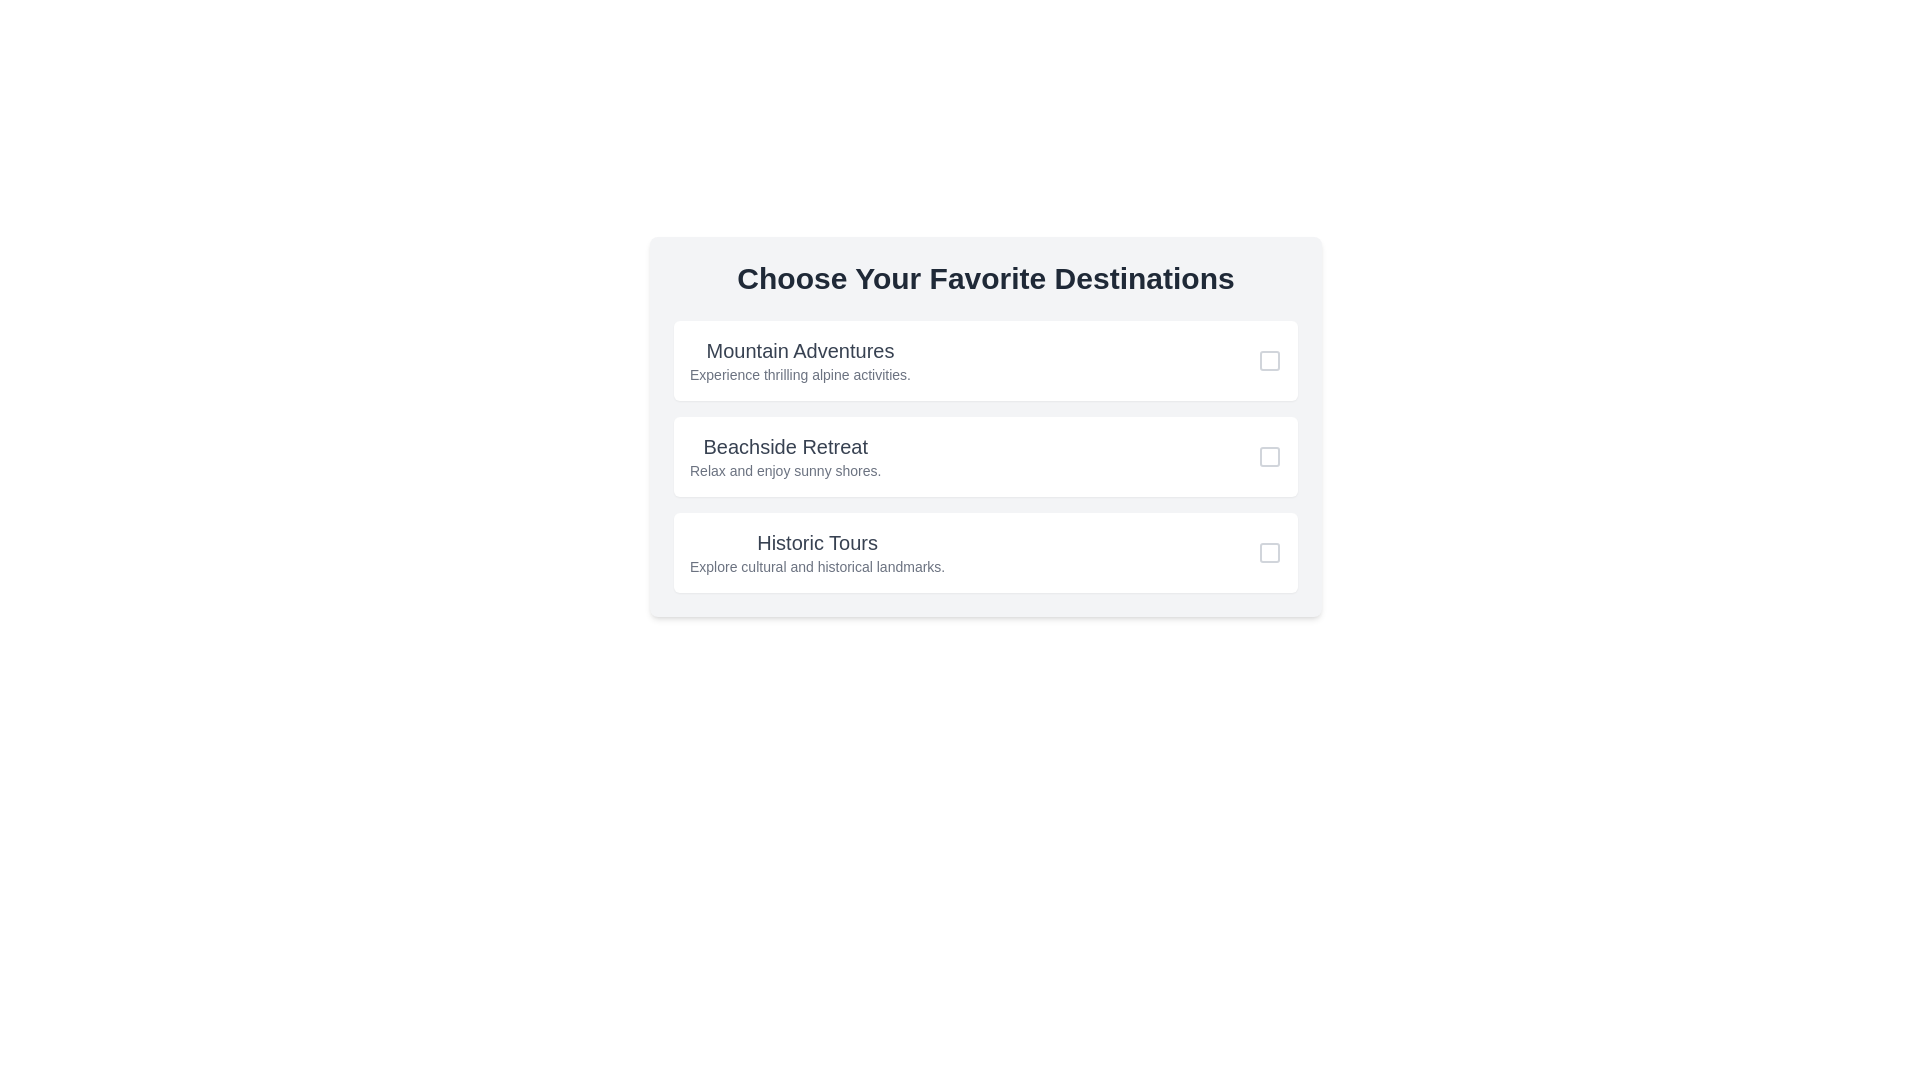  Describe the element at coordinates (784, 470) in the screenshot. I see `the text label that reads 'Relax and enjoy sunny shores.', which is styled in light gray font and located beneath the title 'Beachside Retreat'` at that location.